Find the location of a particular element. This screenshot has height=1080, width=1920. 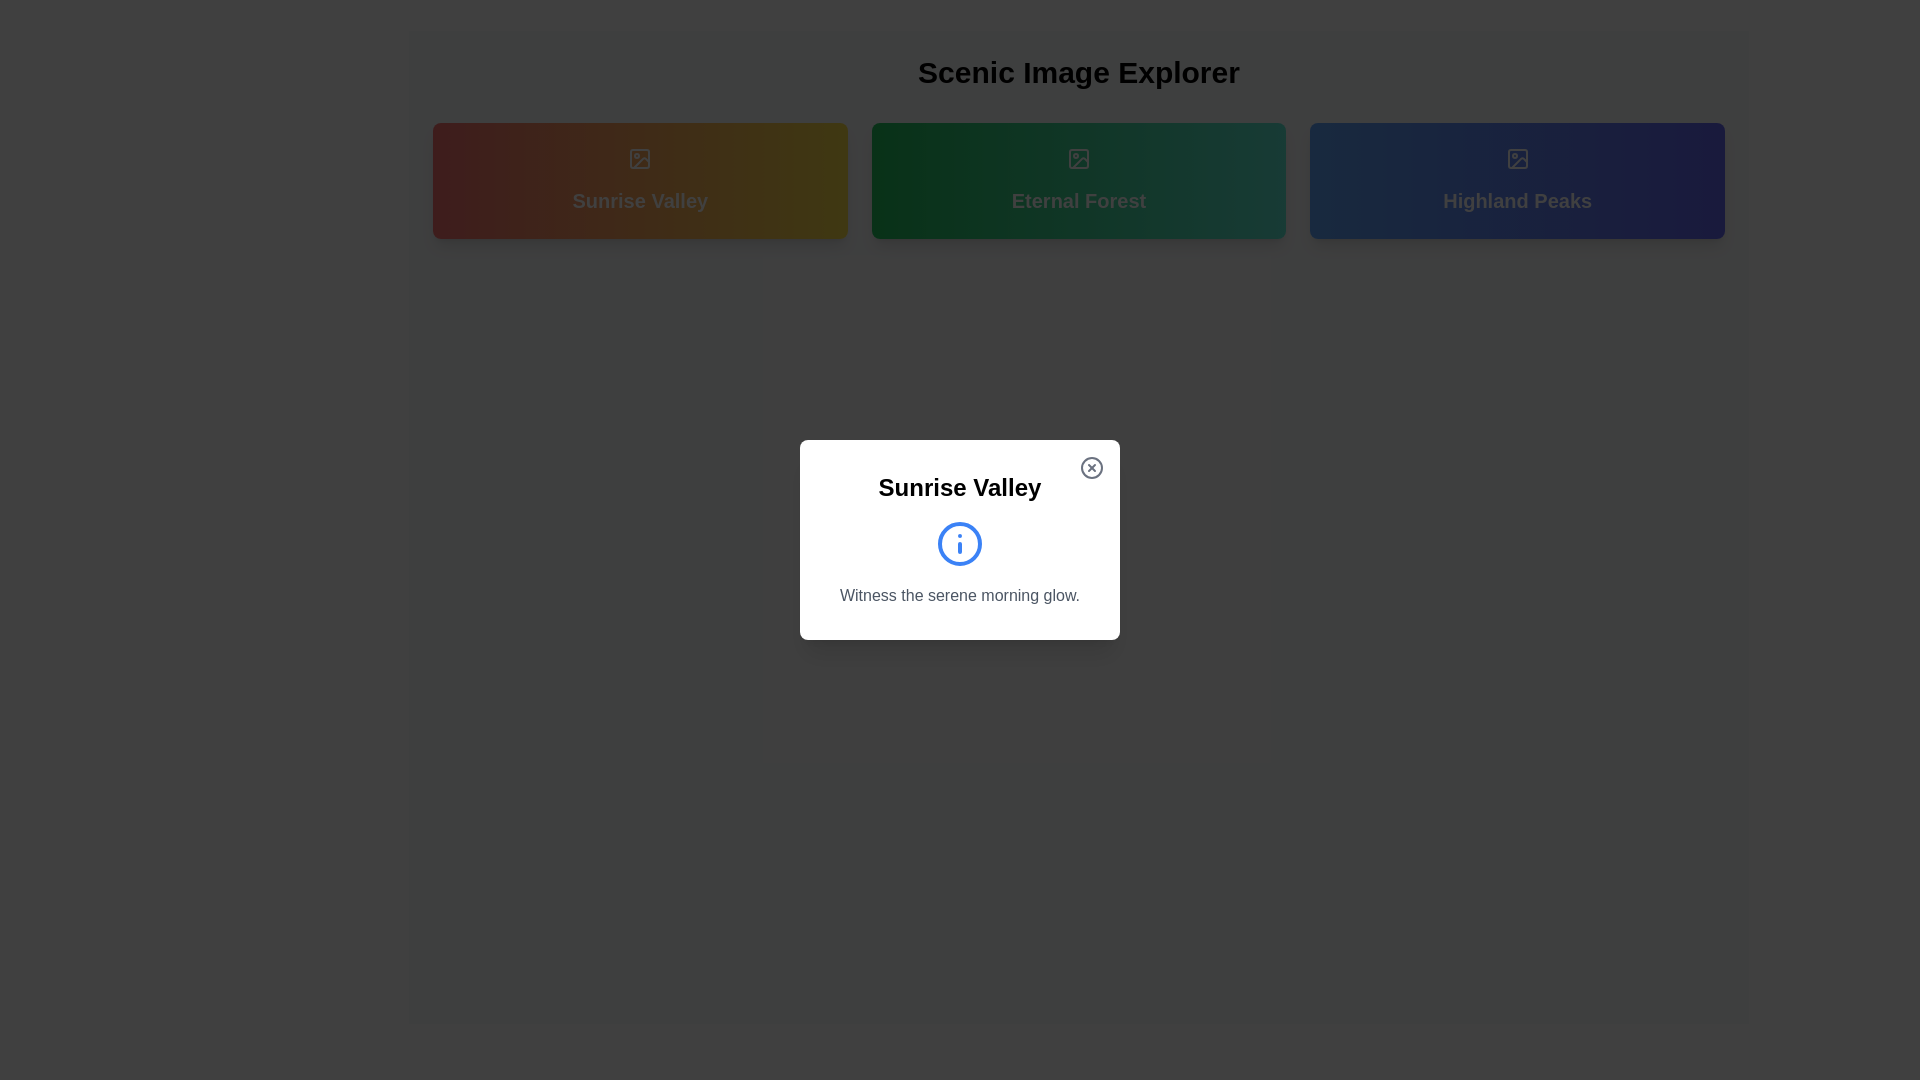

the Text Label which serves as the title or header for the interface, located at the top section and centered horizontally is located at coordinates (1078, 72).